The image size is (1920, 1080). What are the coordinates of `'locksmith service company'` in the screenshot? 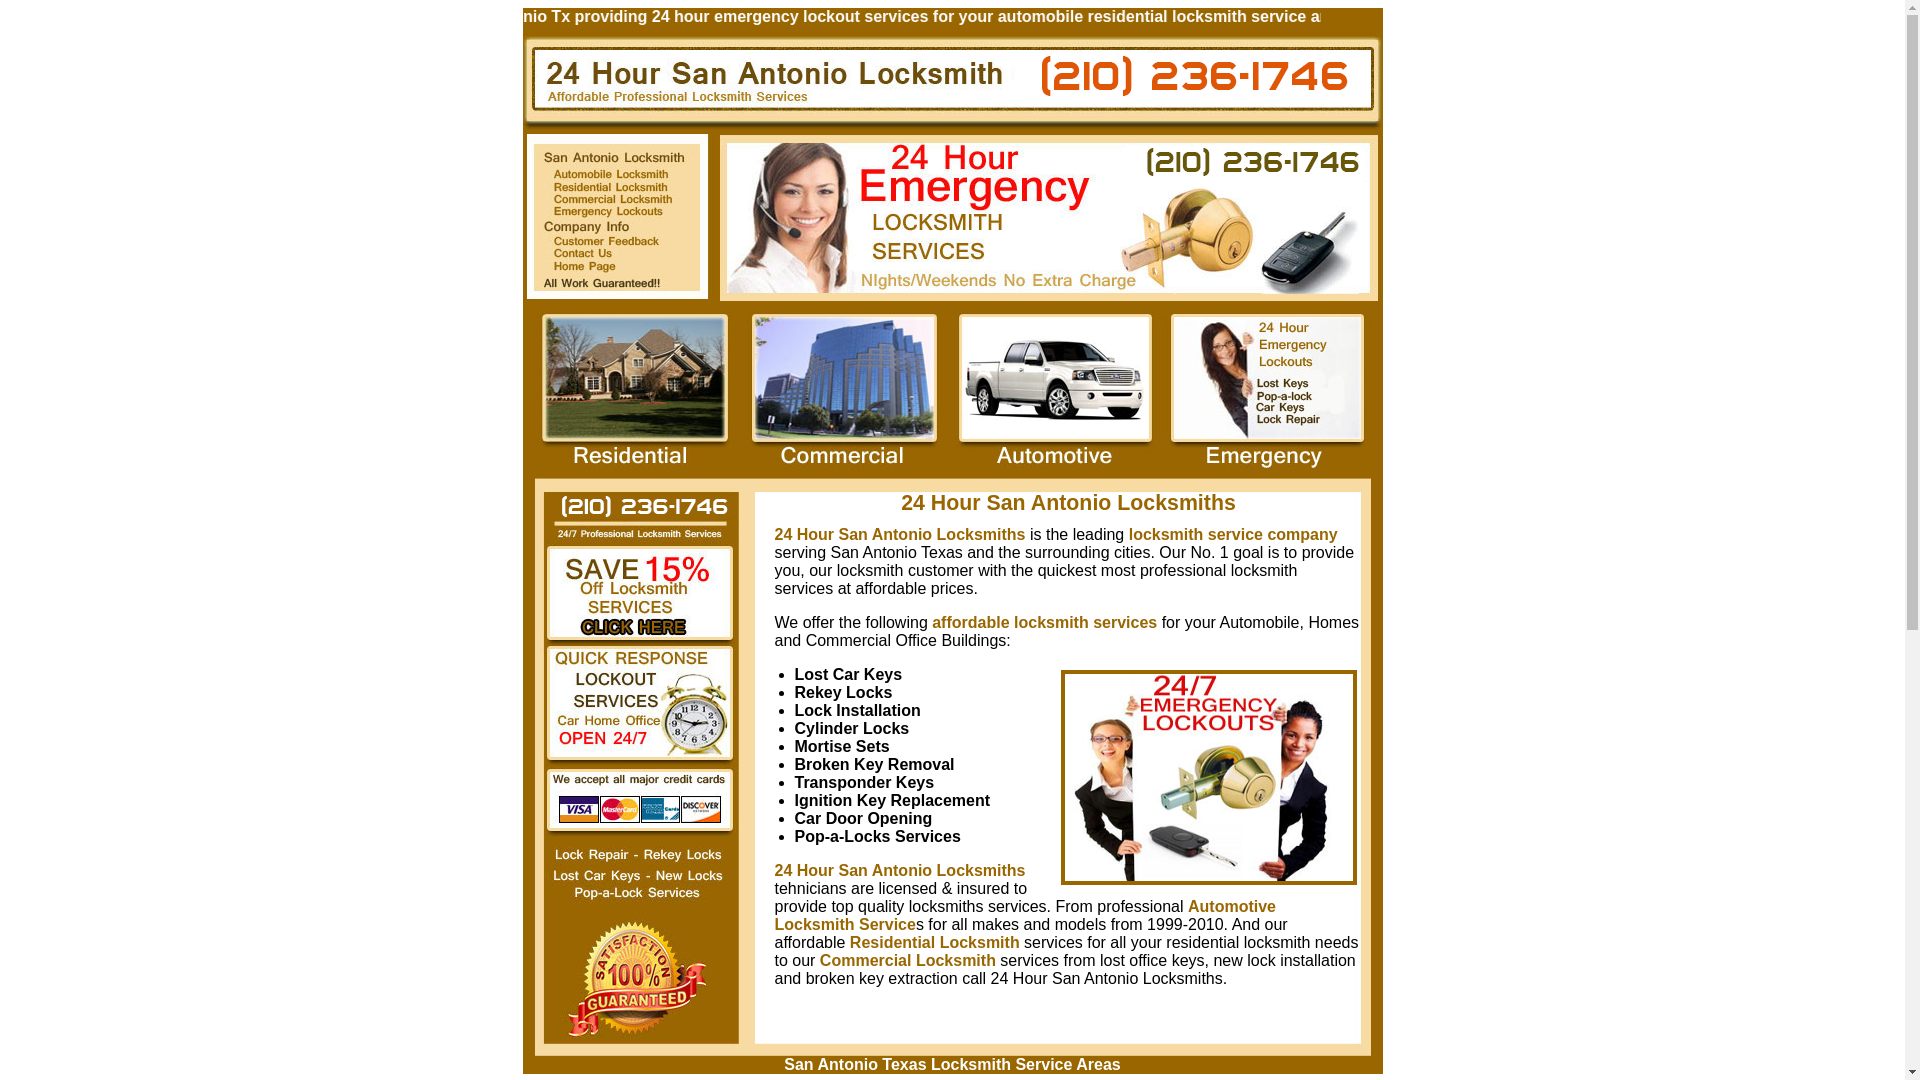 It's located at (1232, 533).